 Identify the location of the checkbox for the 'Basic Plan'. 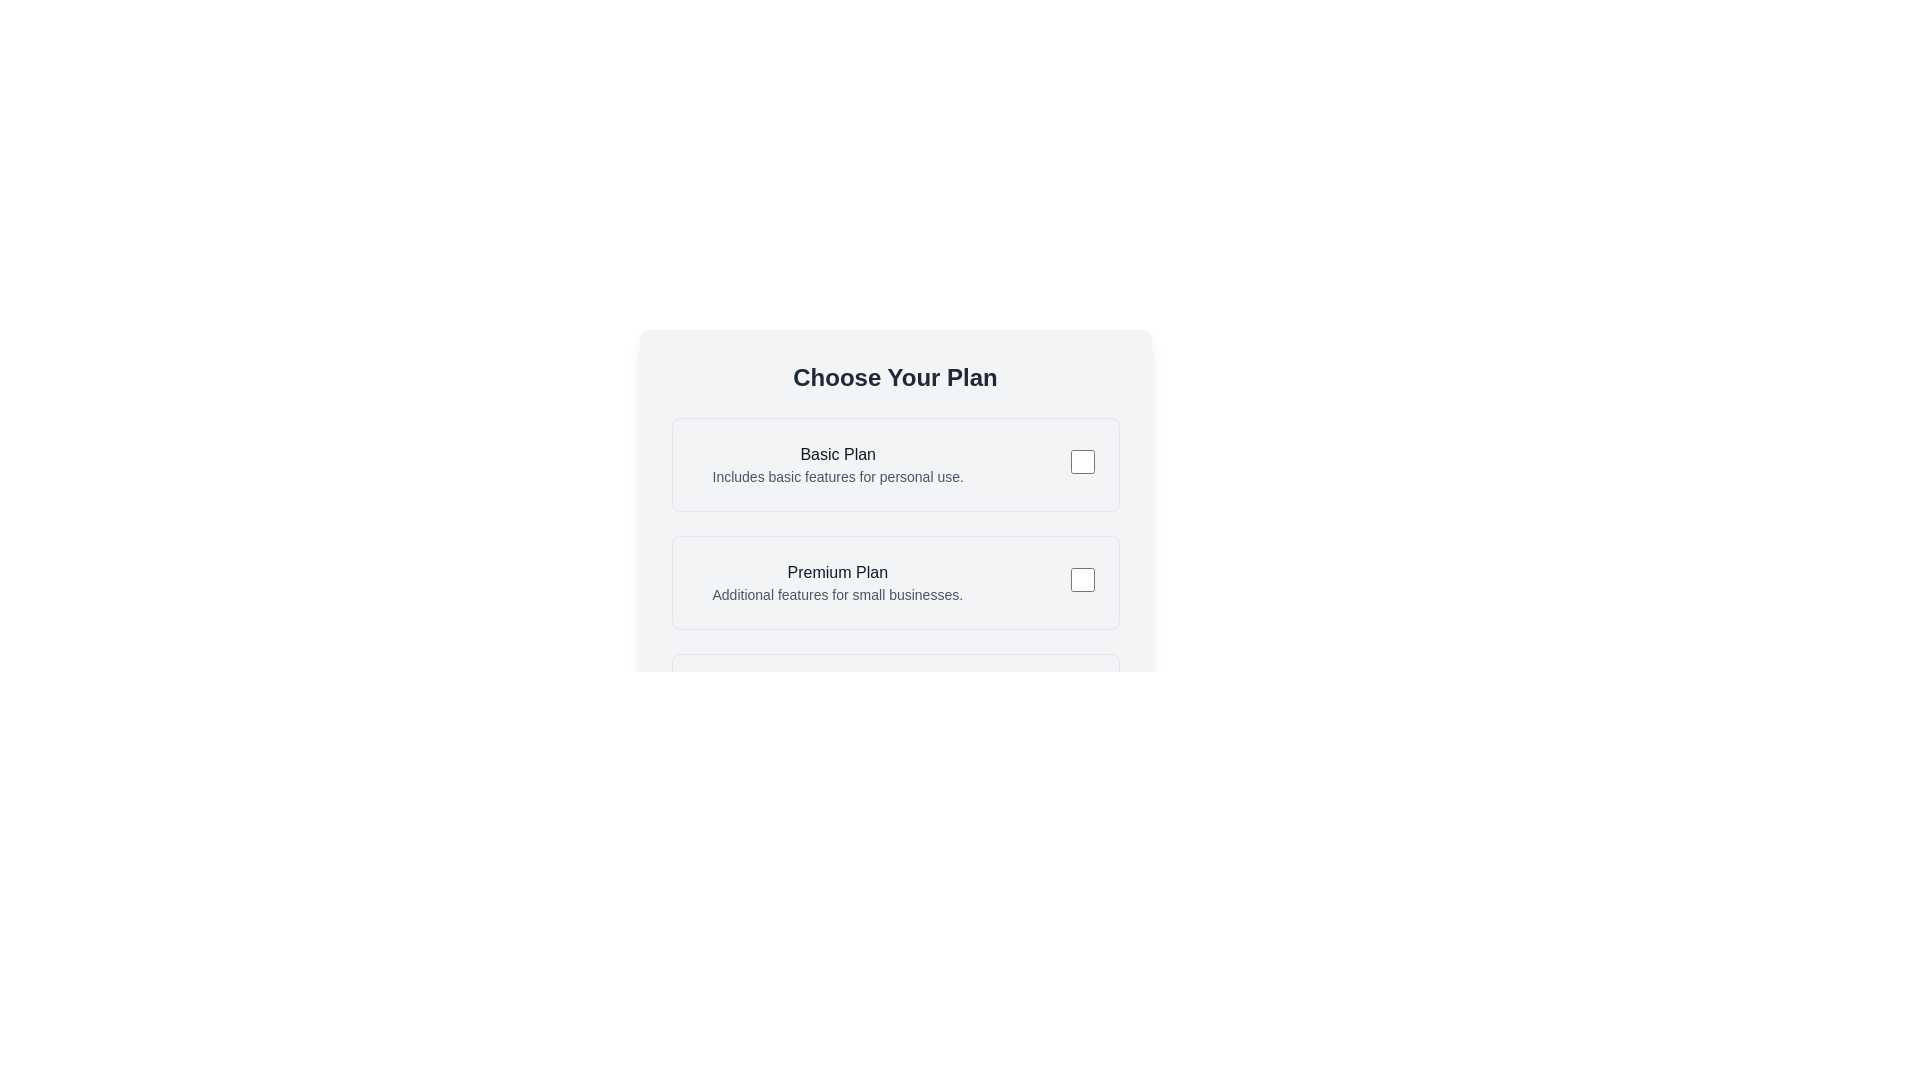
(1081, 461).